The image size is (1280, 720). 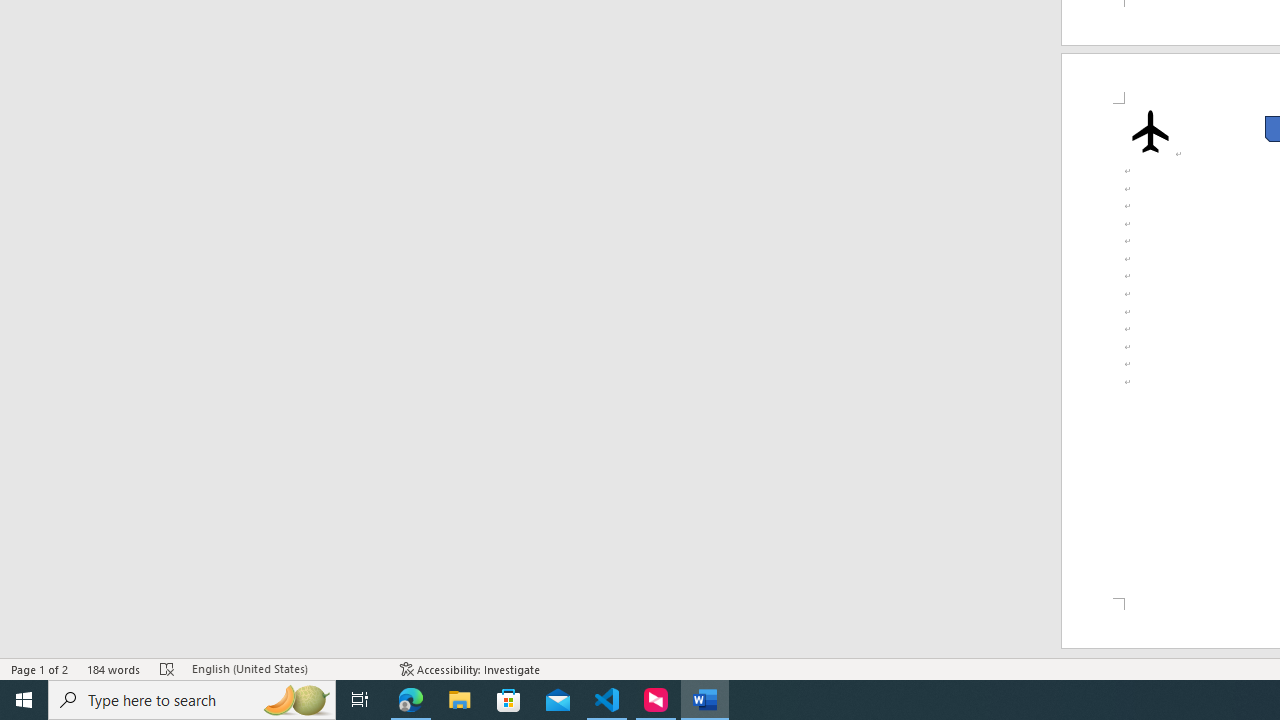 What do you see at coordinates (285, 669) in the screenshot?
I see `'Language English (United States)'` at bounding box center [285, 669].